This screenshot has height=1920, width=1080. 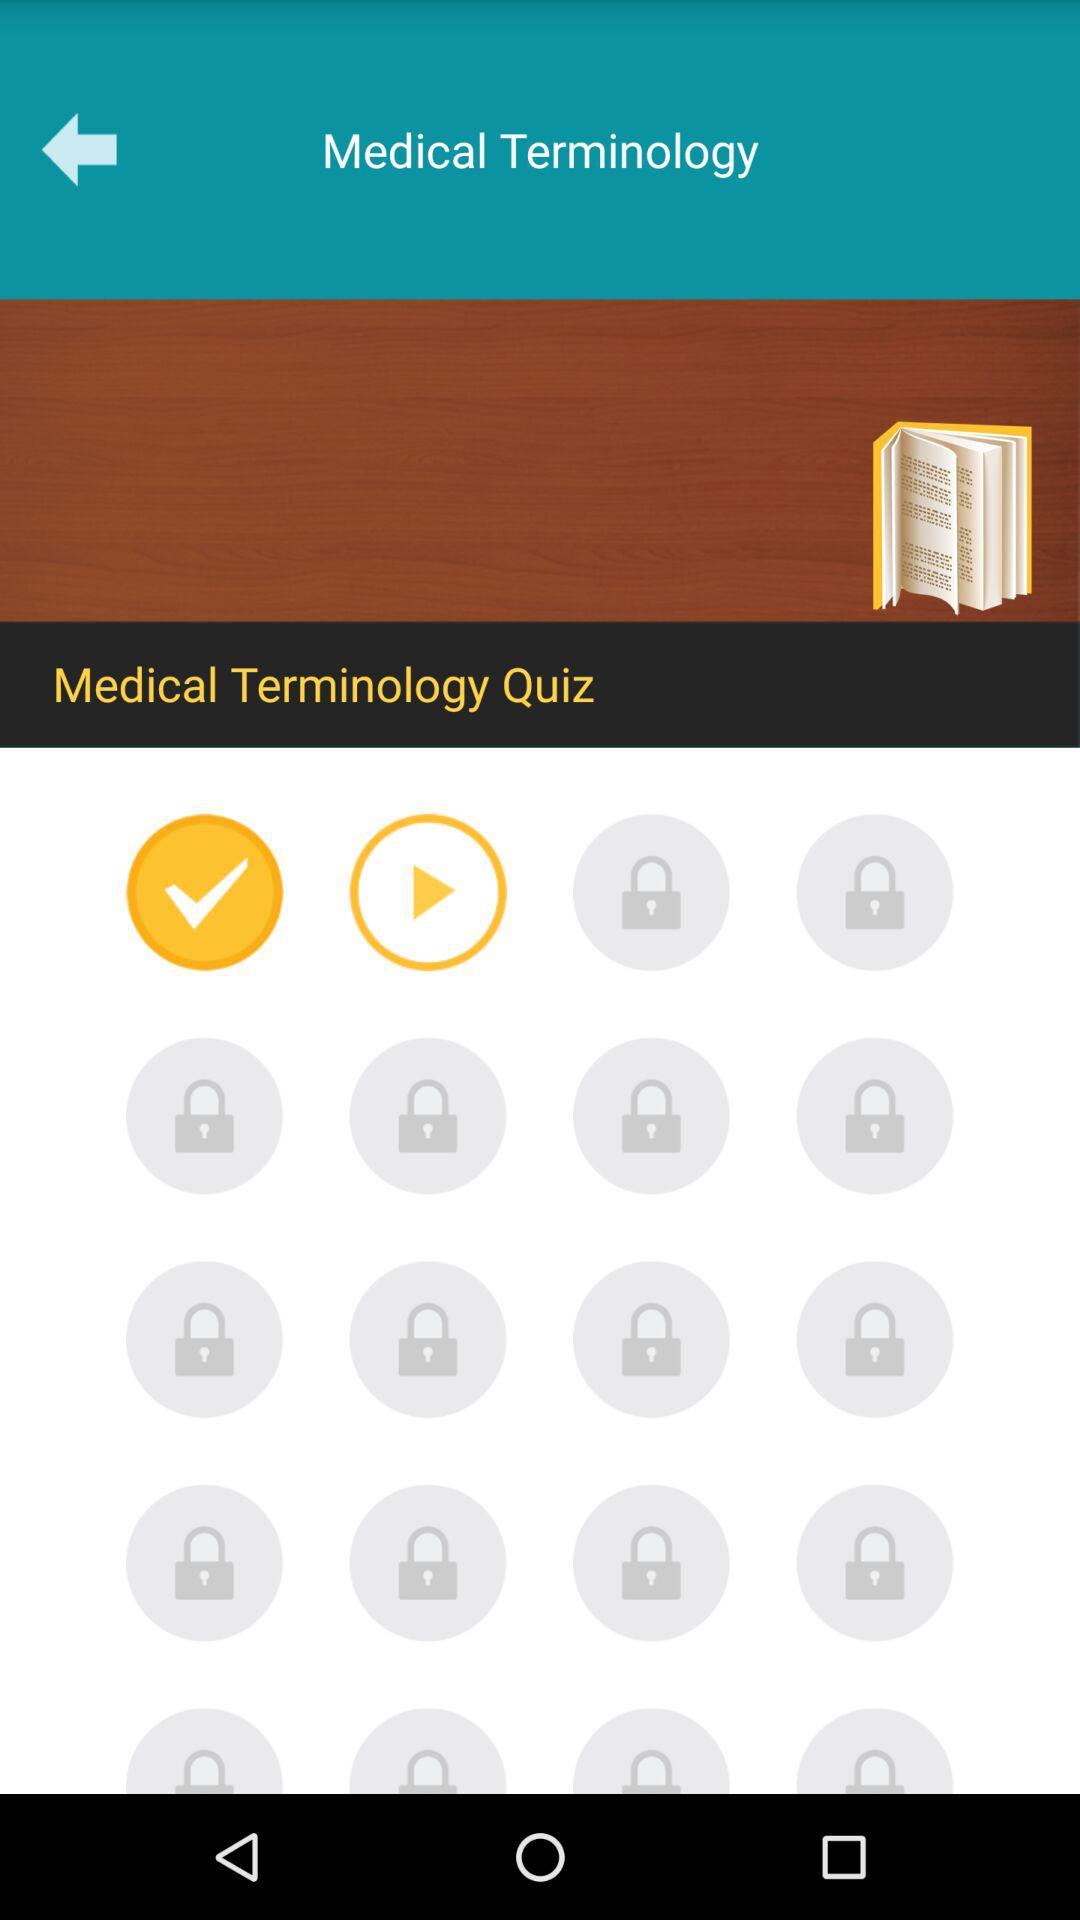 What do you see at coordinates (651, 1672) in the screenshot?
I see `the lock icon` at bounding box center [651, 1672].